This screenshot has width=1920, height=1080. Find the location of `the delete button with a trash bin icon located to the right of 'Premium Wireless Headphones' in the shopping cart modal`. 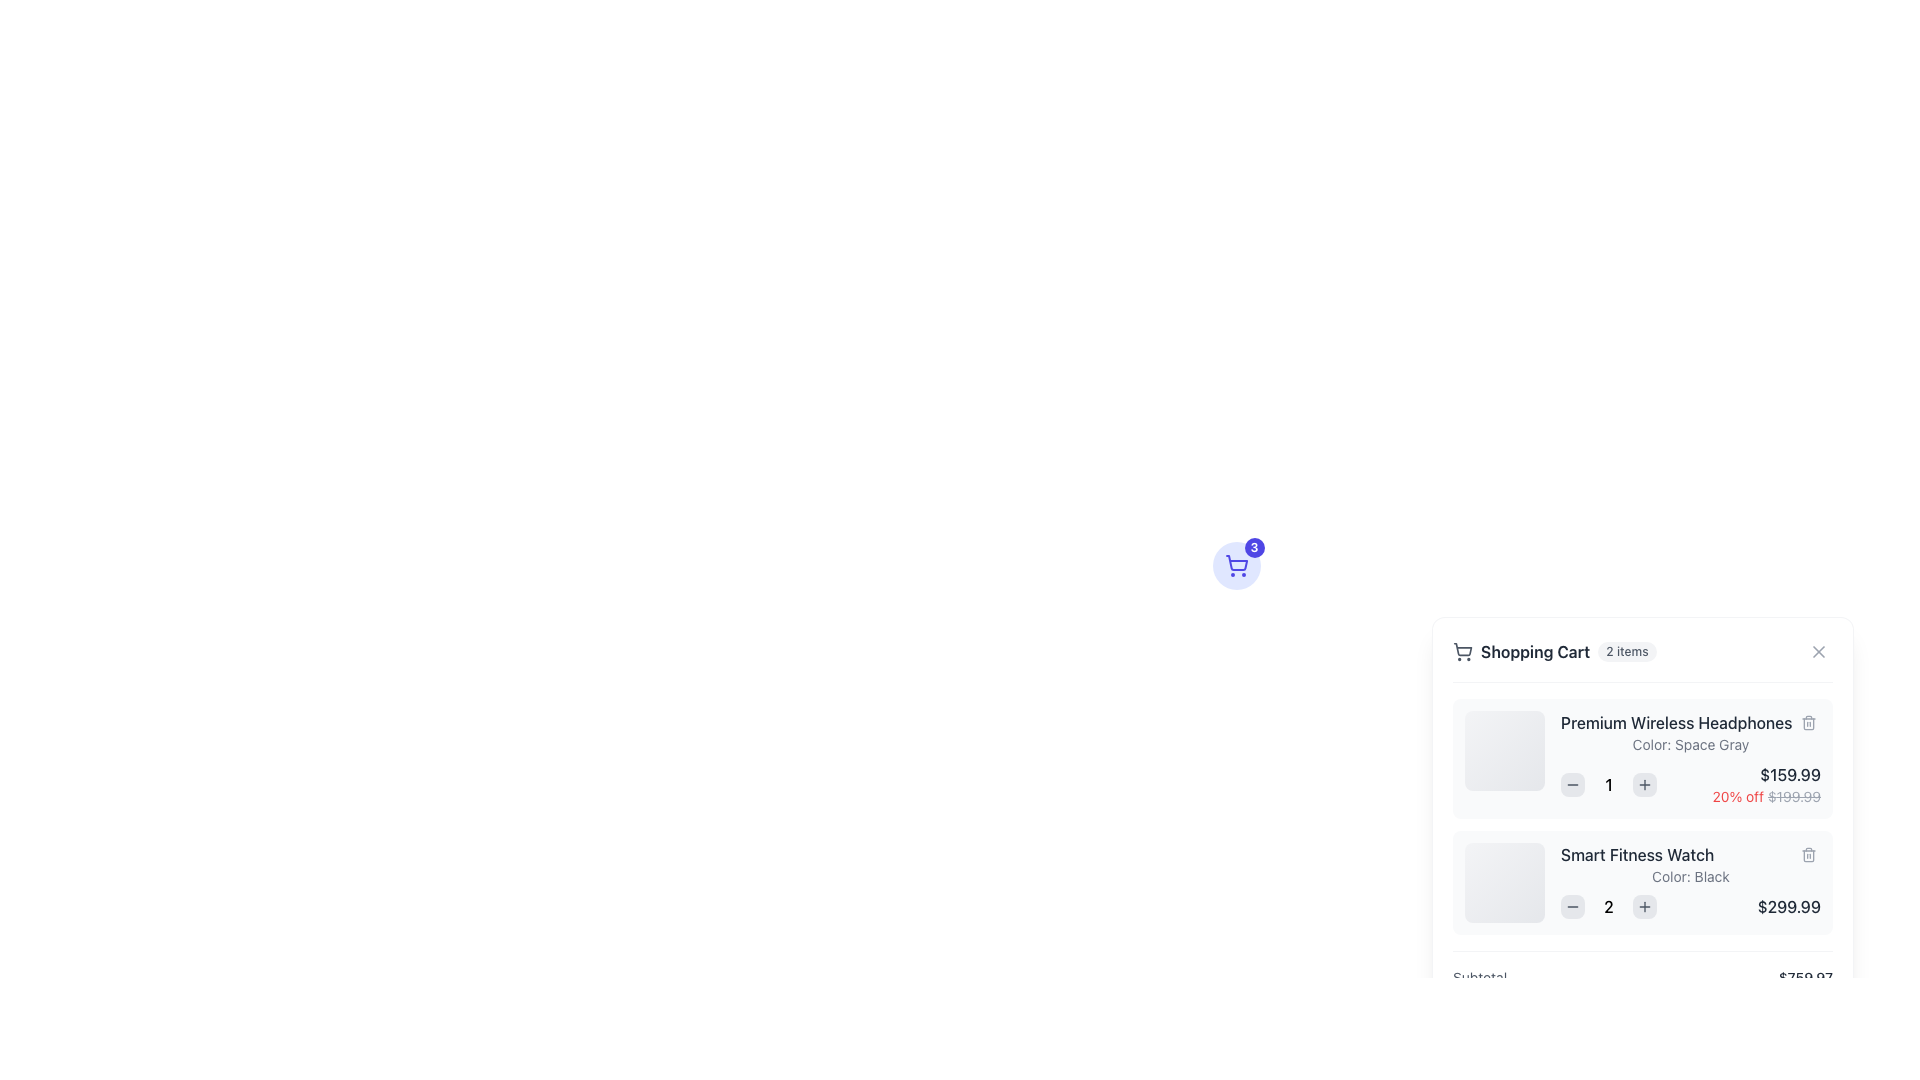

the delete button with a trash bin icon located to the right of 'Premium Wireless Headphones' in the shopping cart modal is located at coordinates (1809, 722).